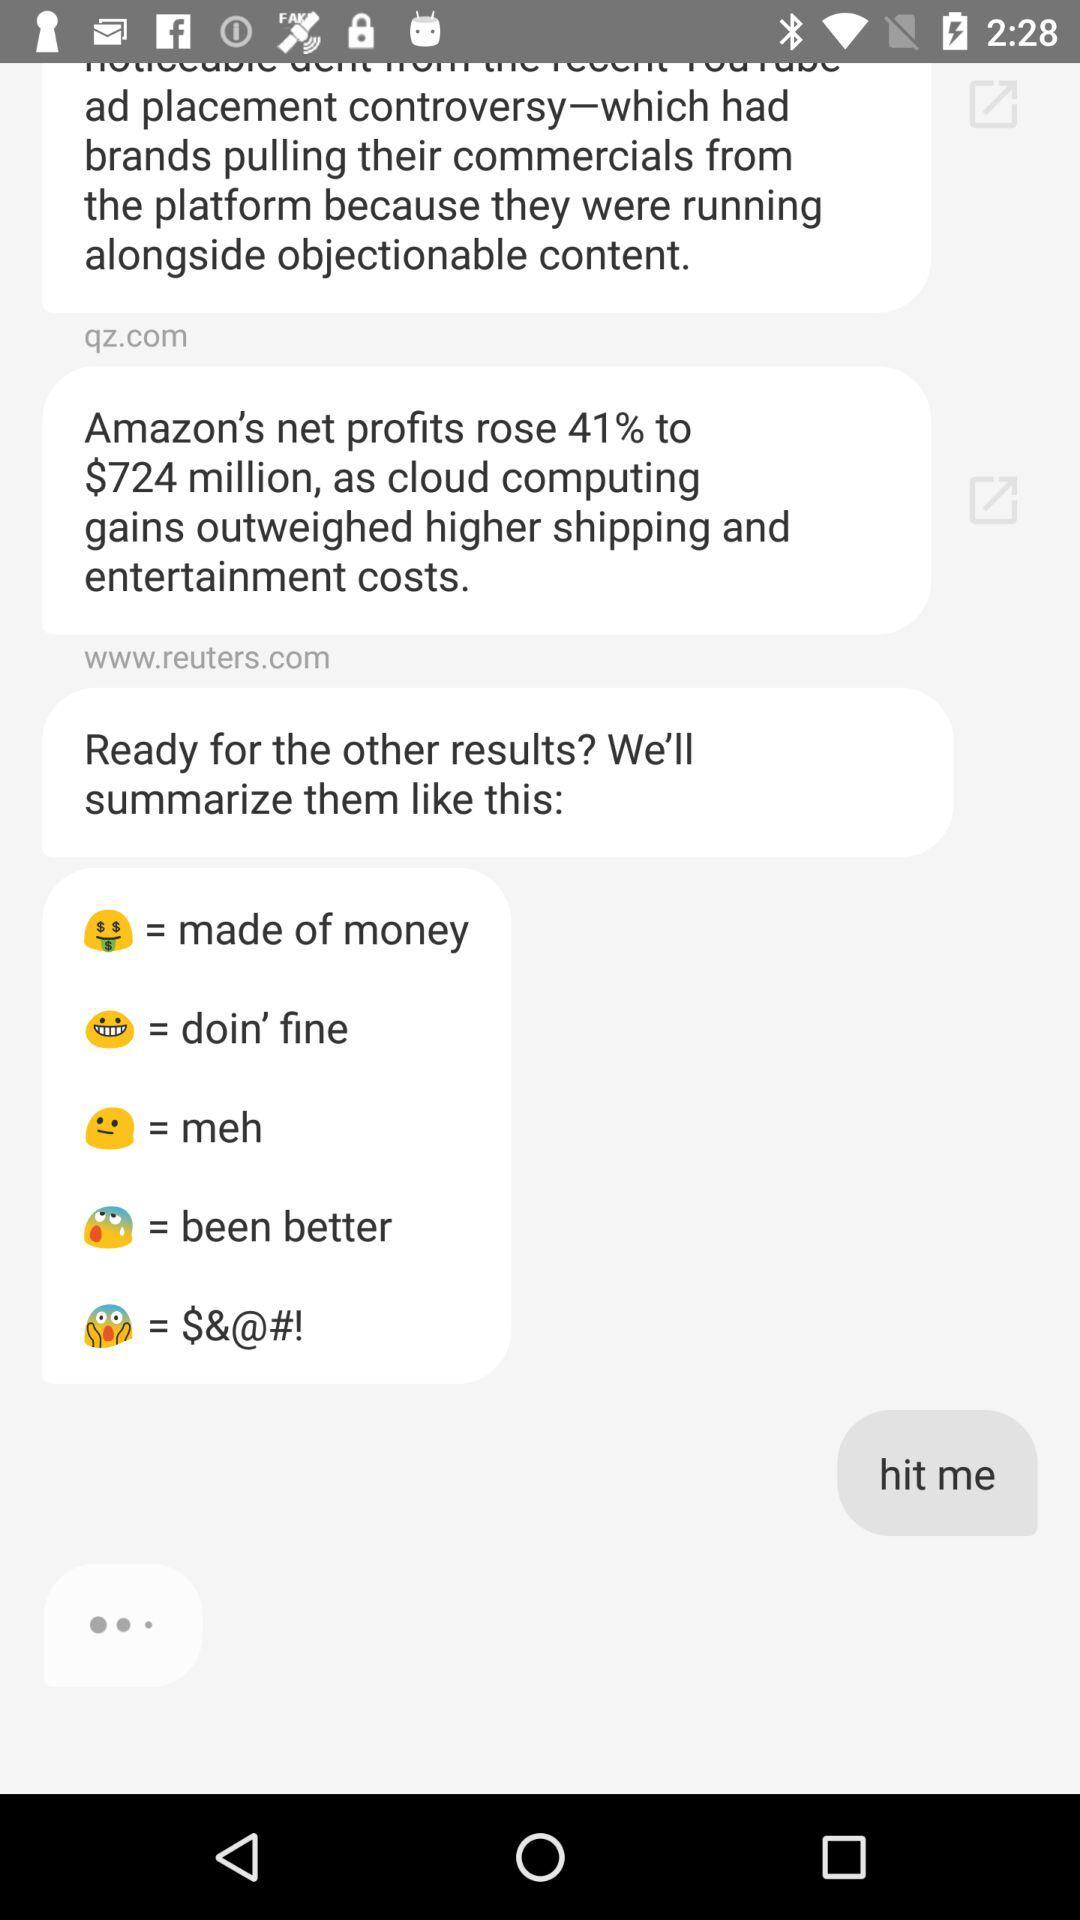 This screenshot has width=1080, height=1920. What do you see at coordinates (486, 500) in the screenshot?
I see `the item above www.reuters.com icon` at bounding box center [486, 500].